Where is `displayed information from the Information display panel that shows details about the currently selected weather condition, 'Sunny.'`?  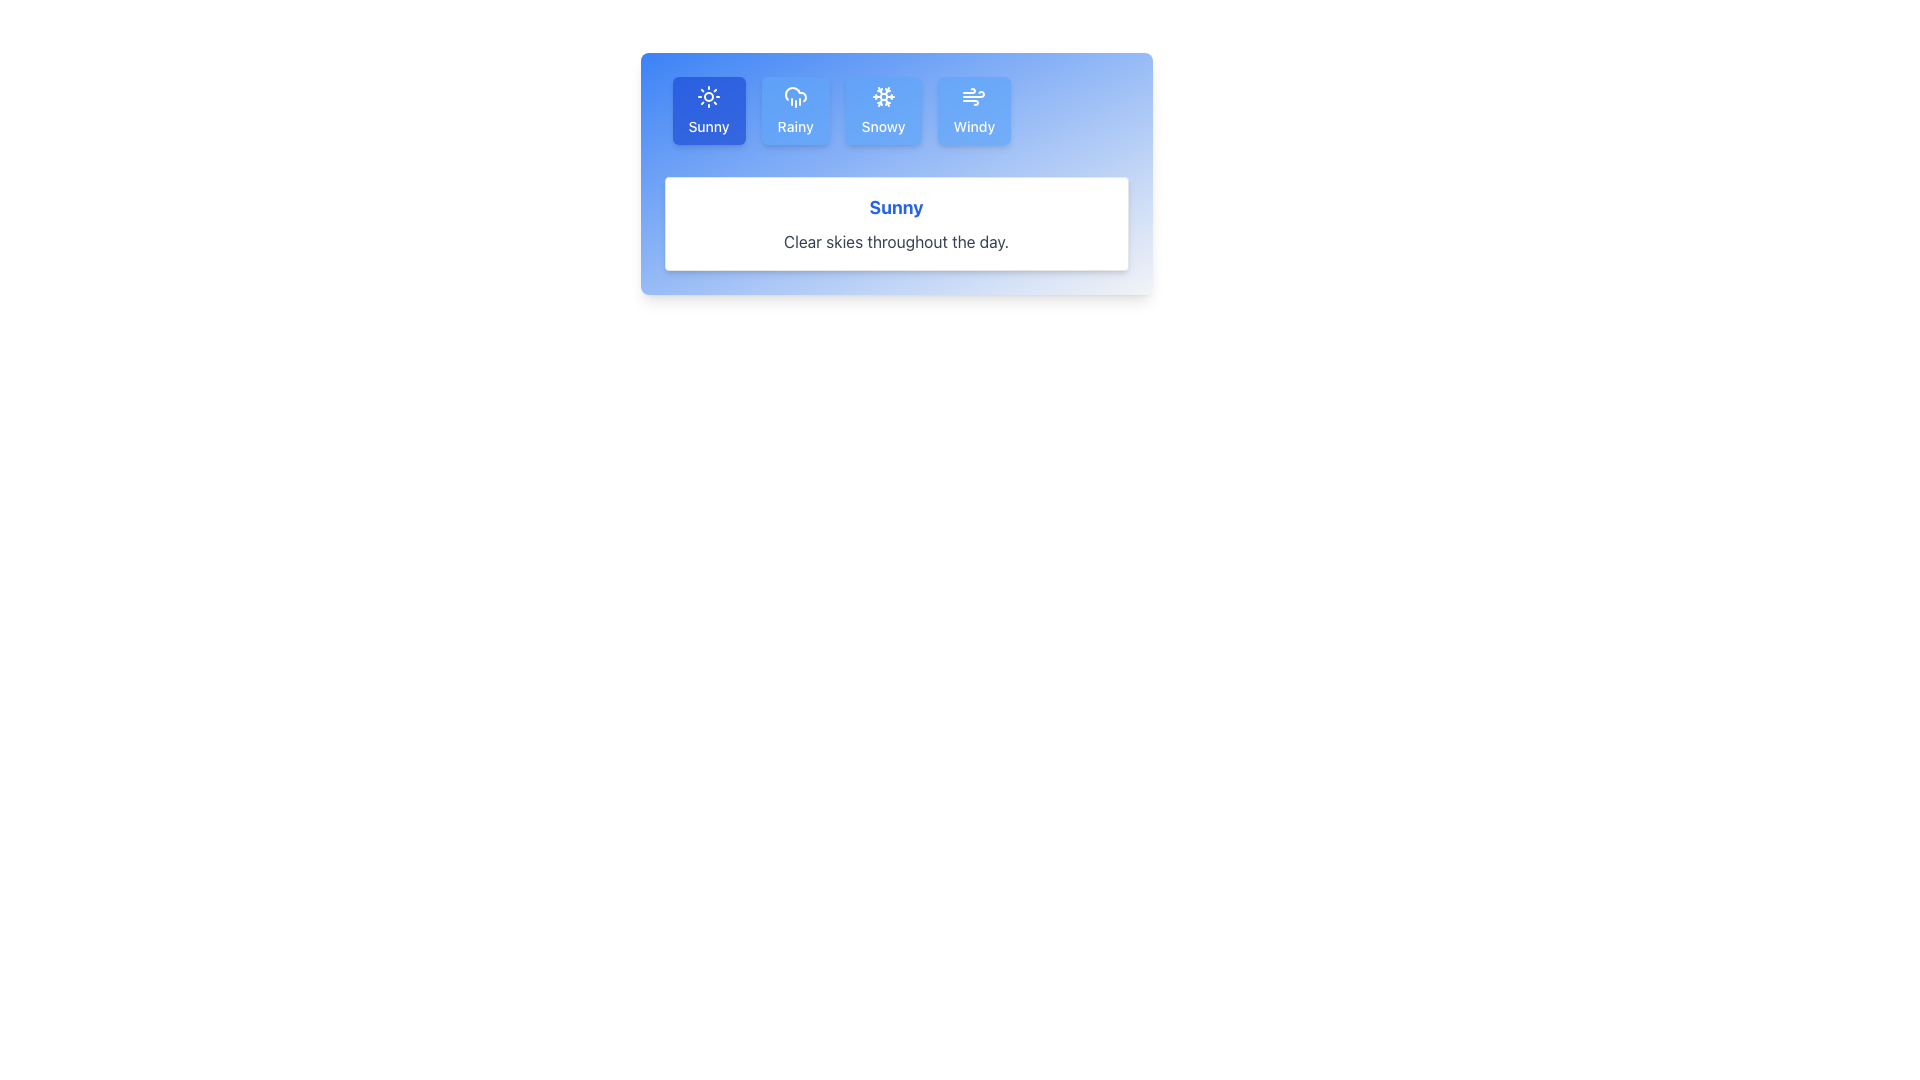
displayed information from the Information display panel that shows details about the currently selected weather condition, 'Sunny.' is located at coordinates (895, 223).